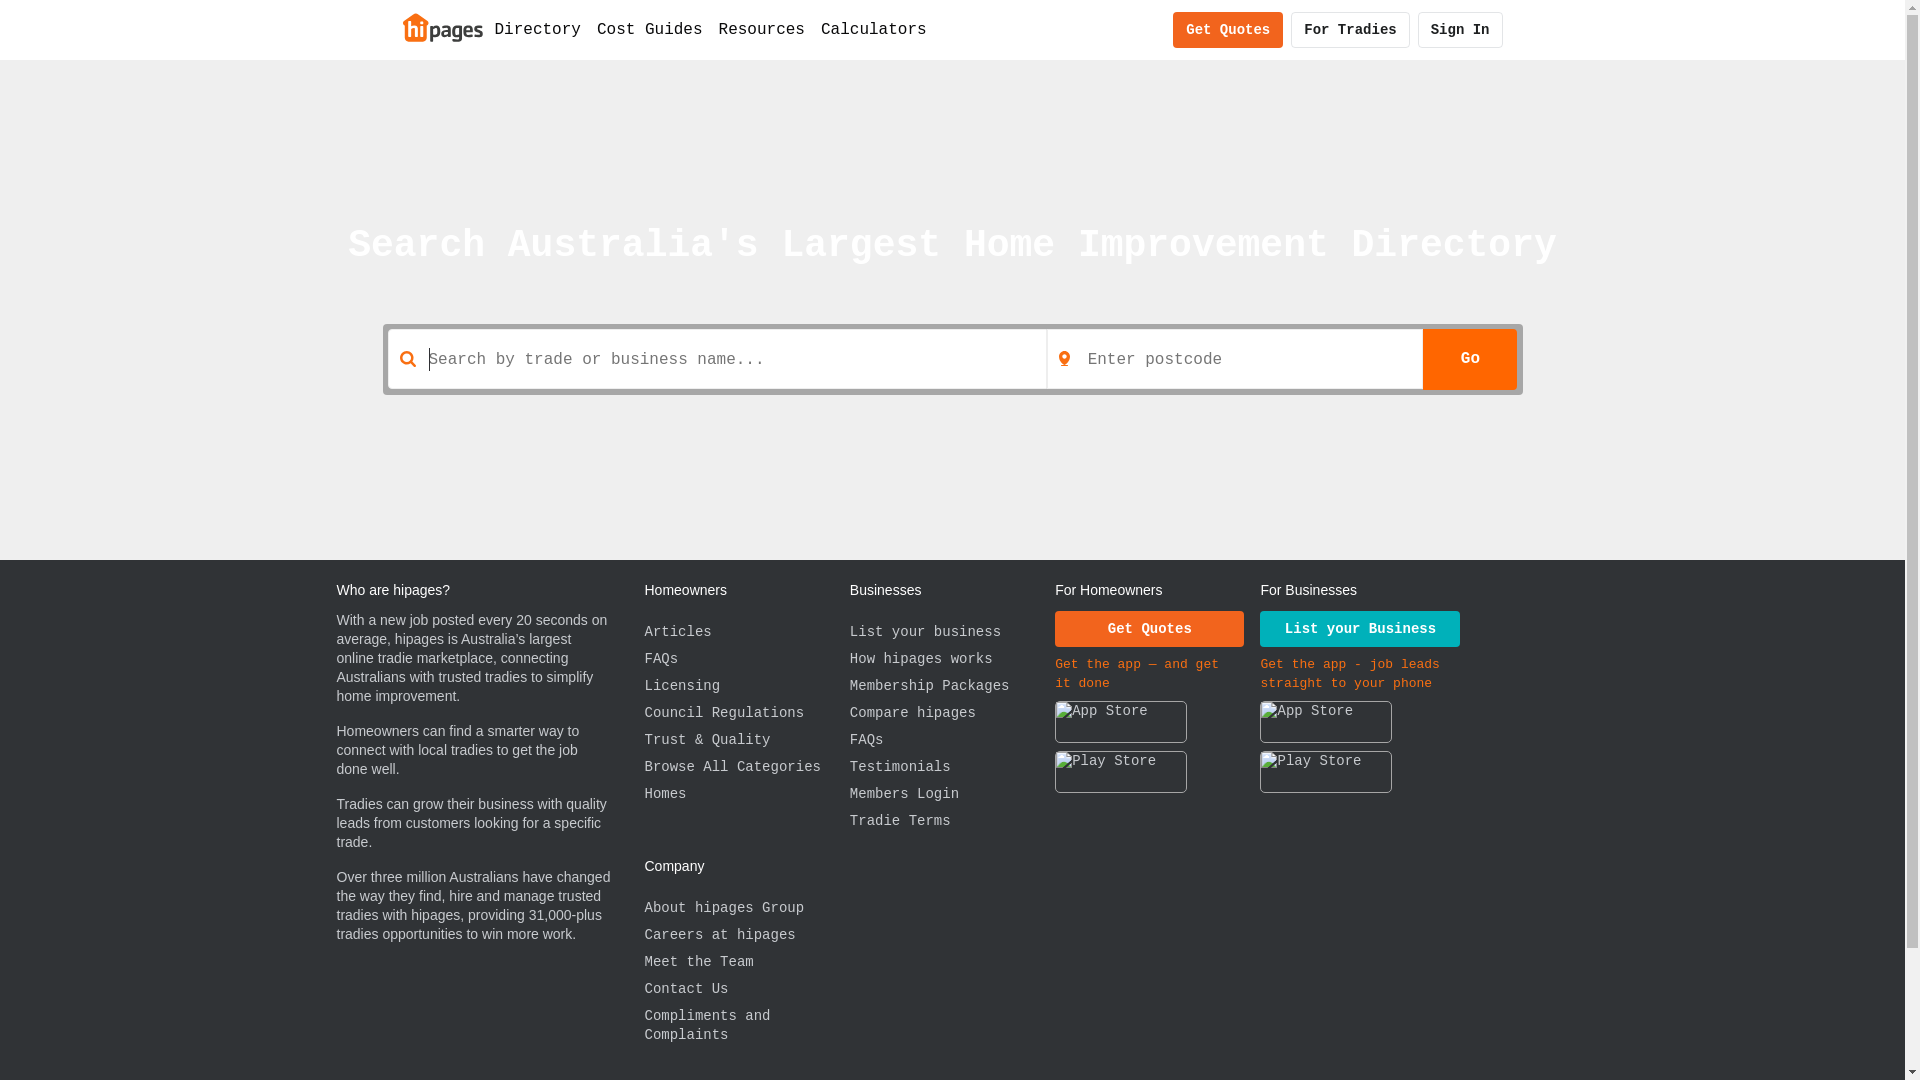 Image resolution: width=1920 pixels, height=1080 pixels. I want to click on 'Compare hipages', so click(951, 712).